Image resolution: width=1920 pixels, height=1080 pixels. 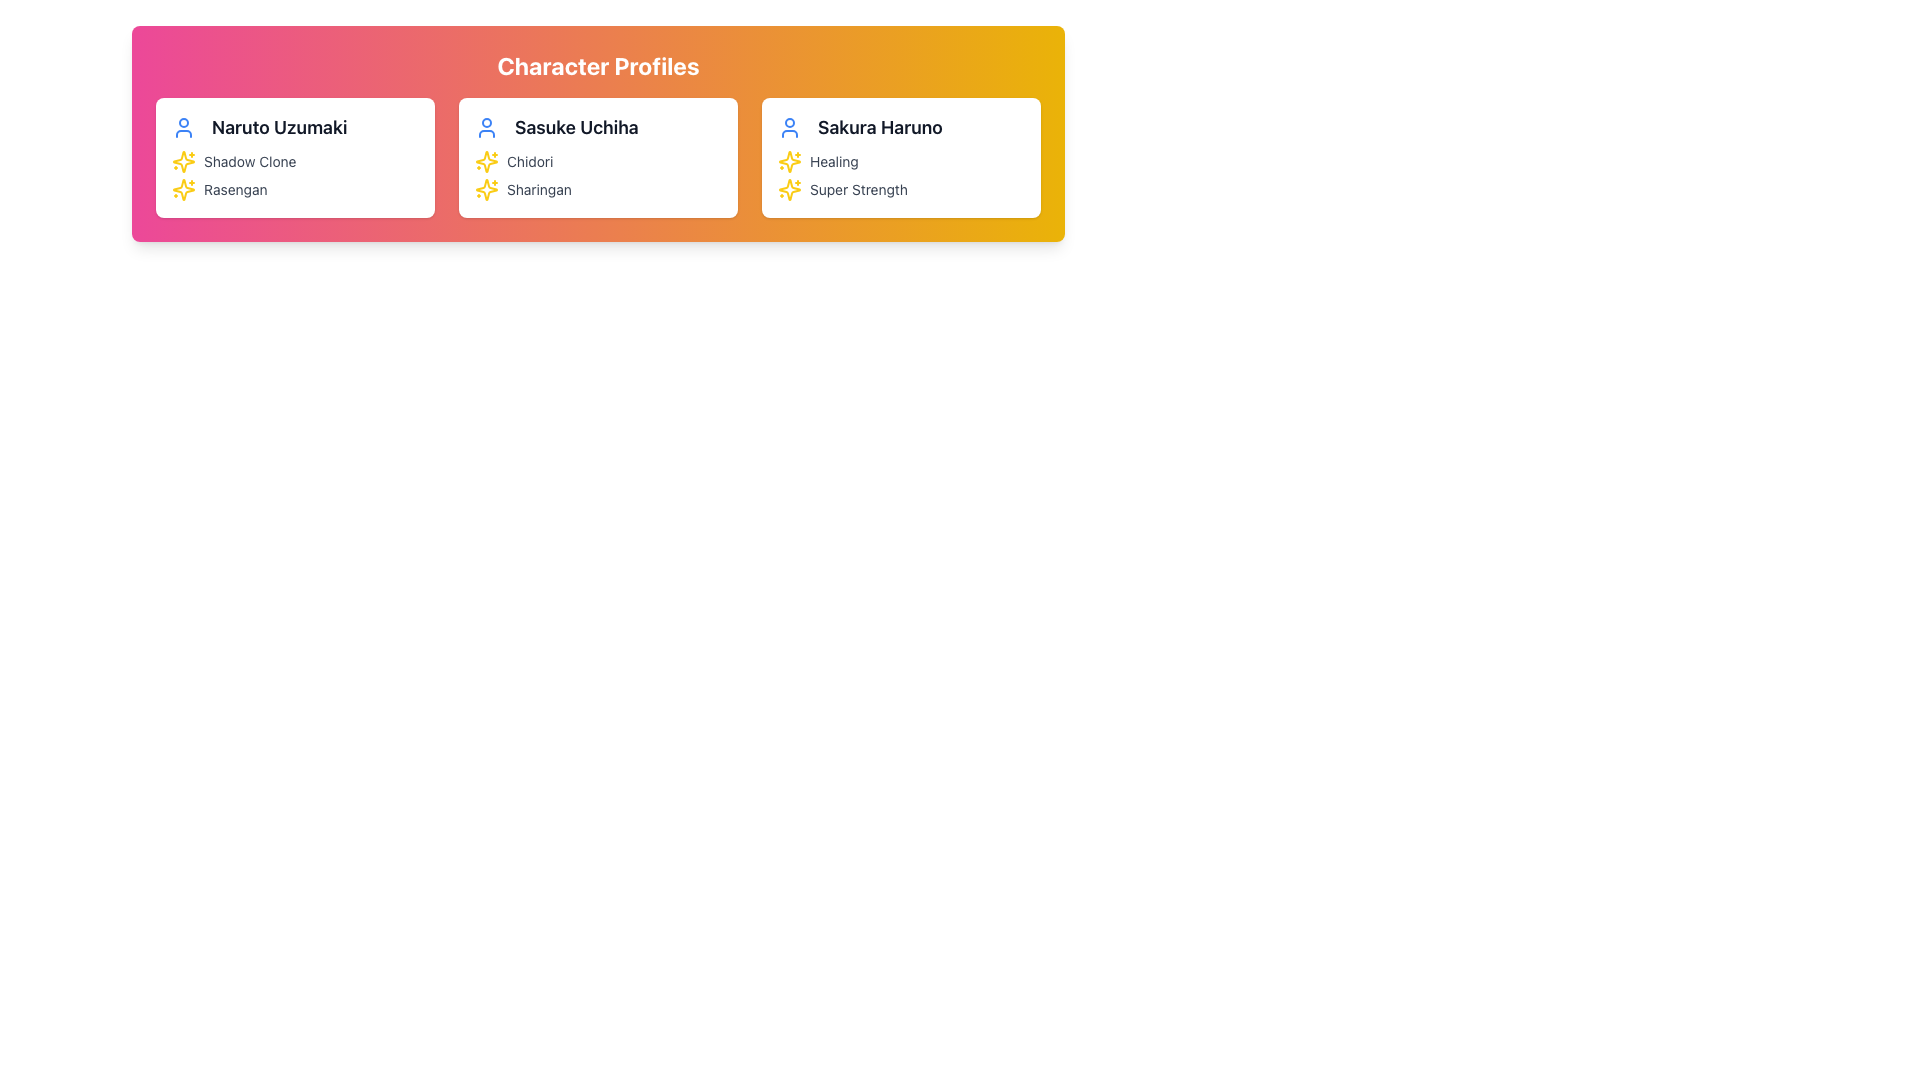 What do you see at coordinates (789, 161) in the screenshot?
I see `the star-shaped yellow icon representing 'Healing' in the character profile card for 'Sakura Haruno'` at bounding box center [789, 161].